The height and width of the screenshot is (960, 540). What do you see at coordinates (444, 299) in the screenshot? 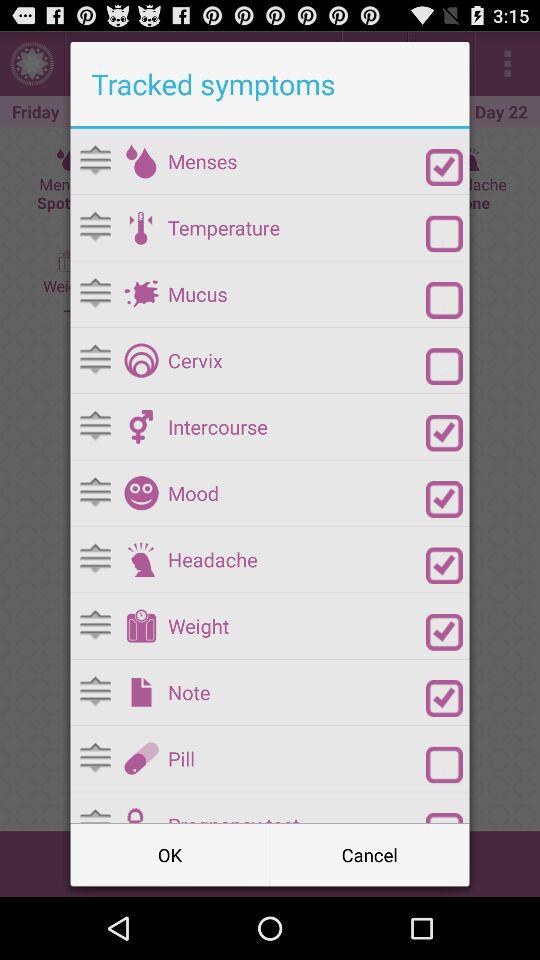
I see `selection option` at bounding box center [444, 299].